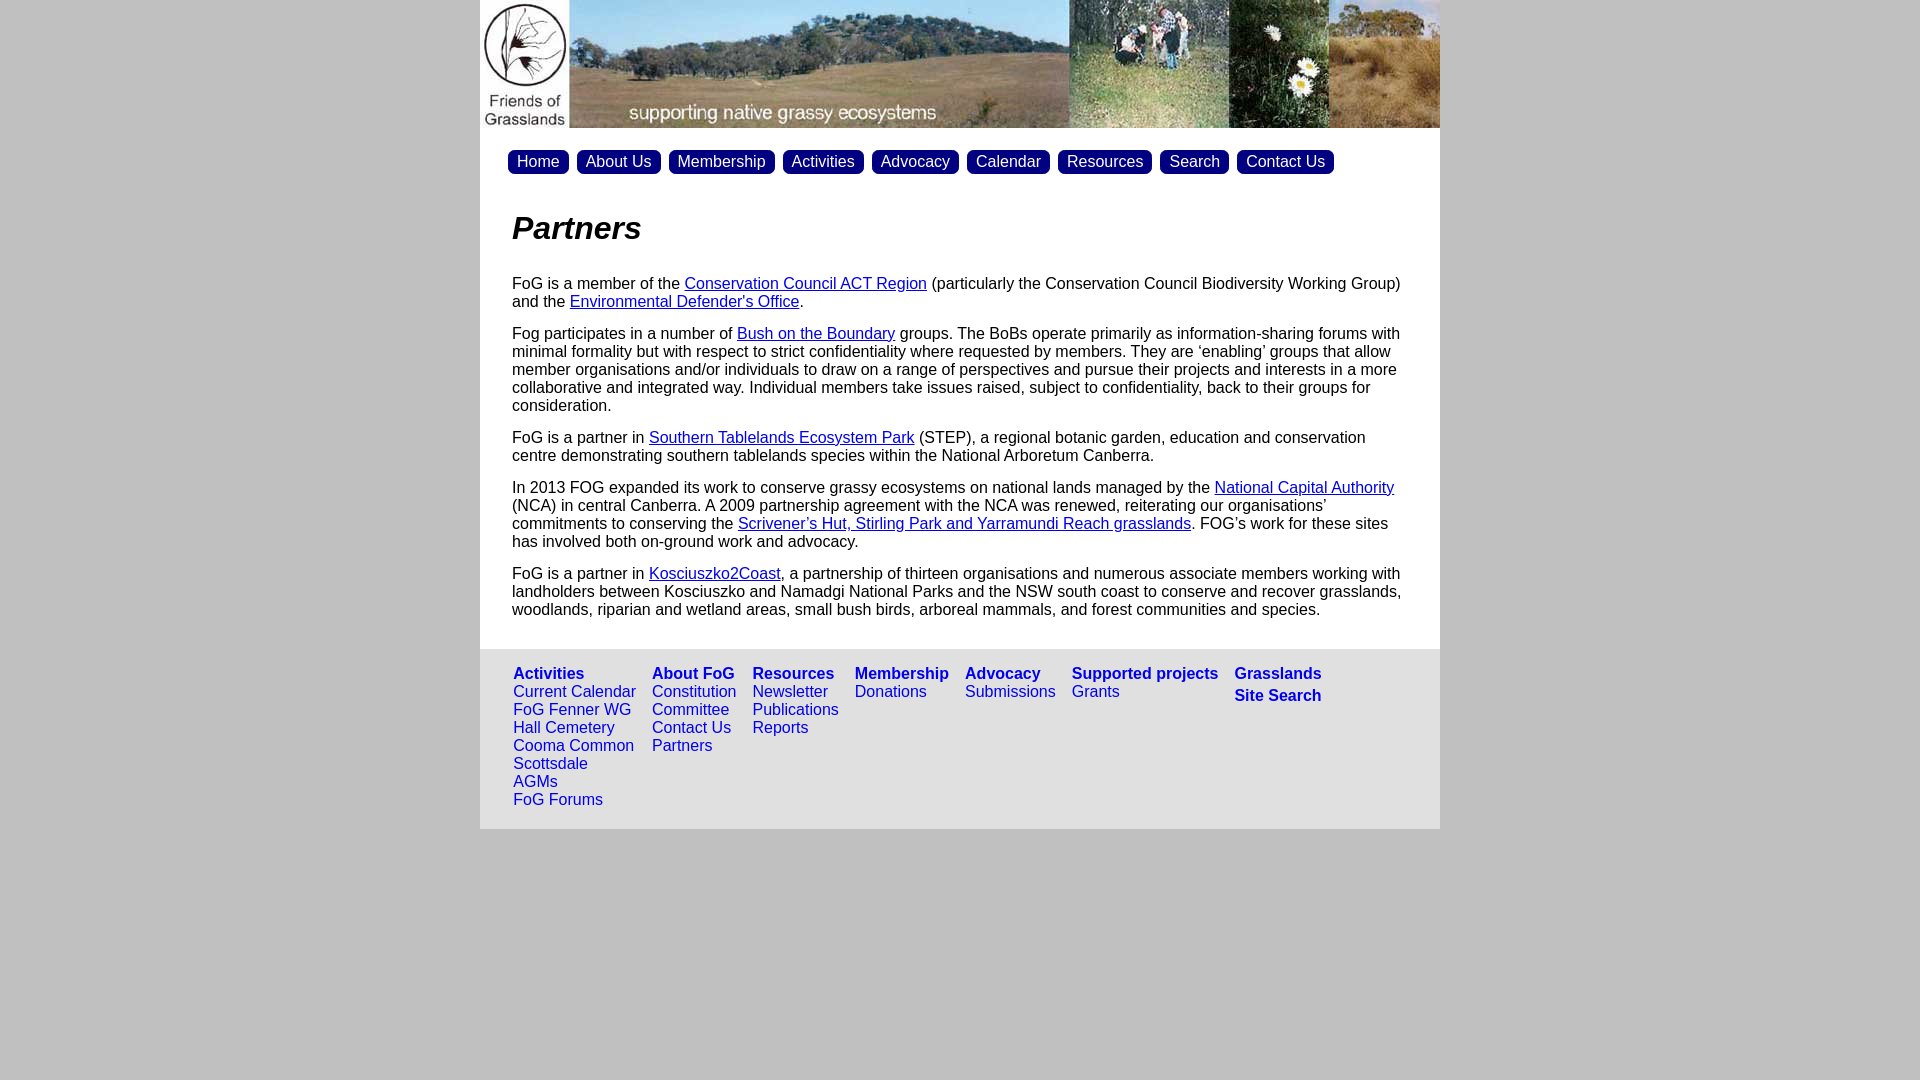 Image resolution: width=1920 pixels, height=1080 pixels. I want to click on 'Newsletter', so click(790, 690).